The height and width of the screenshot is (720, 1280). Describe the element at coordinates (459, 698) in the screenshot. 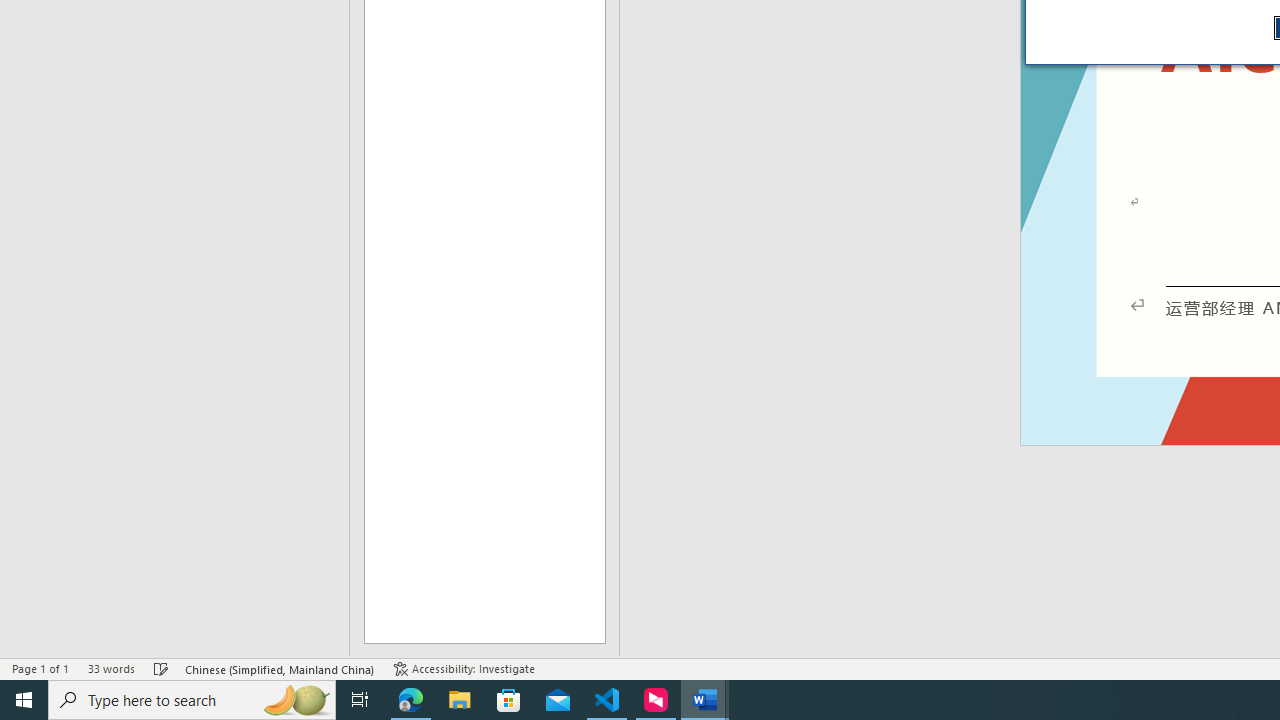

I see `'File Explorer'` at that location.